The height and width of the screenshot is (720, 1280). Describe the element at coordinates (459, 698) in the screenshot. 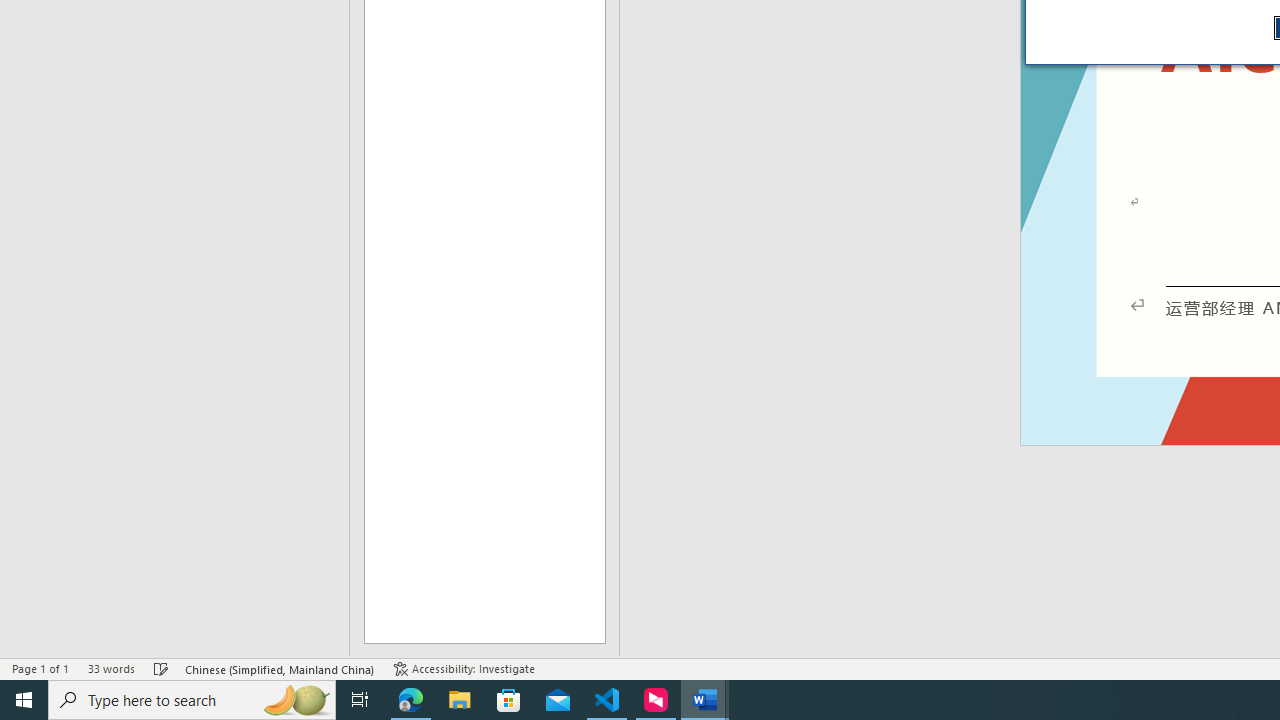

I see `'File Explorer'` at that location.